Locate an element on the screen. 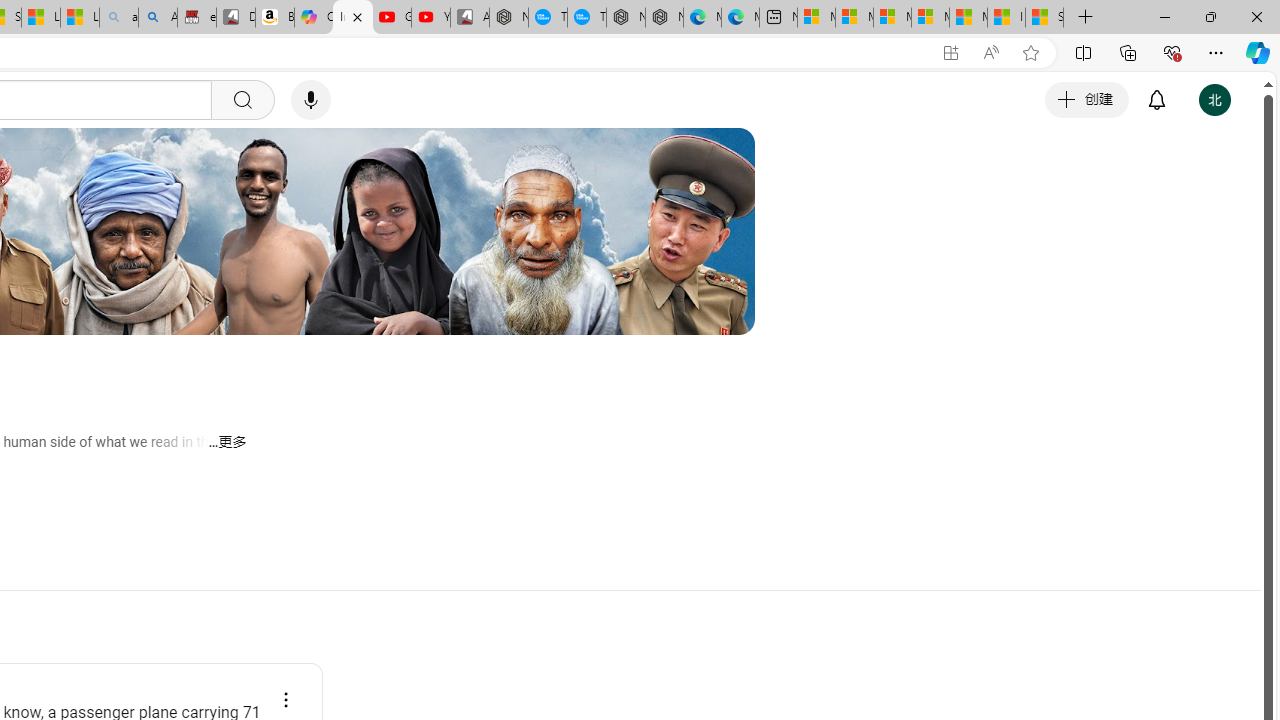  'I Gained 20 Pounds of Muscle in 30 Days! | Watch' is located at coordinates (1006, 17).